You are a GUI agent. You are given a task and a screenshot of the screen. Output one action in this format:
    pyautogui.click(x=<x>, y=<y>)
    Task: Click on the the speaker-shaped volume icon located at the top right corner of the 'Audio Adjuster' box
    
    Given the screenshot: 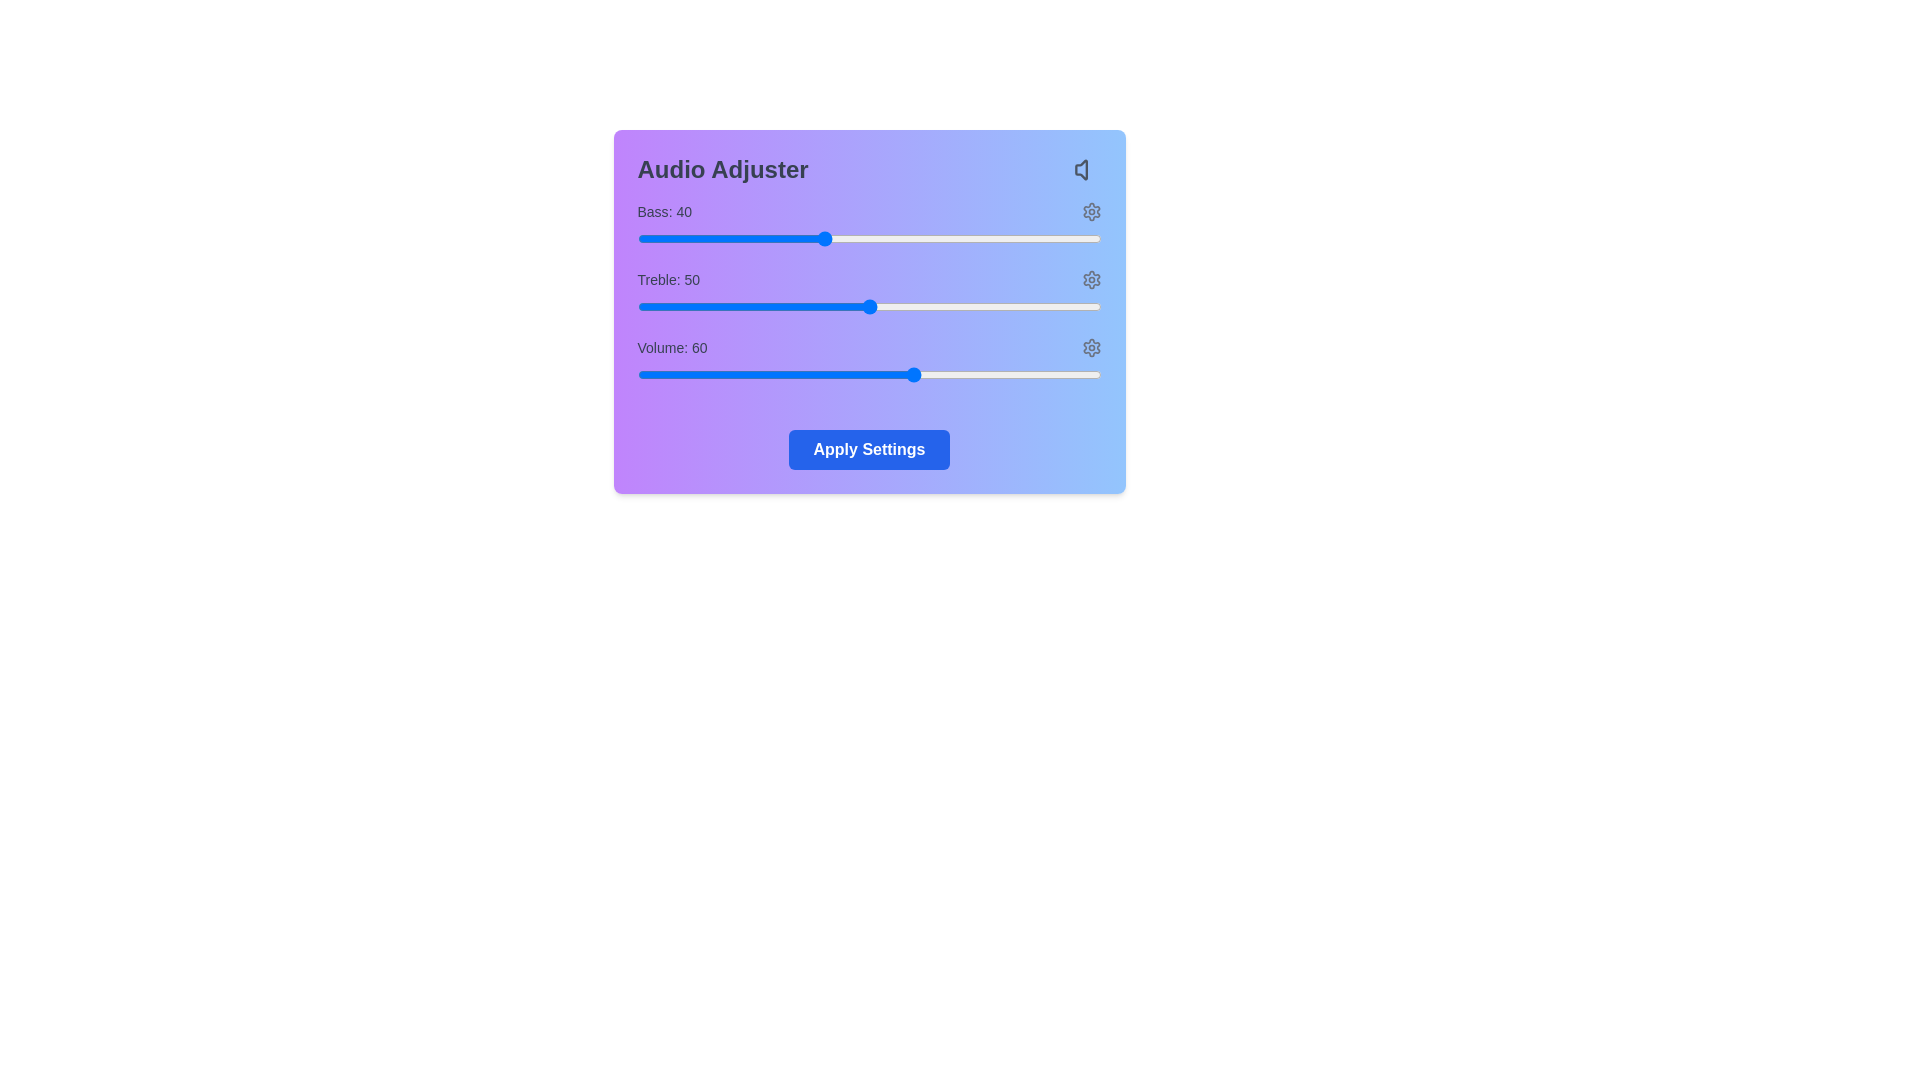 What is the action you would take?
    pyautogui.click(x=1086, y=168)
    